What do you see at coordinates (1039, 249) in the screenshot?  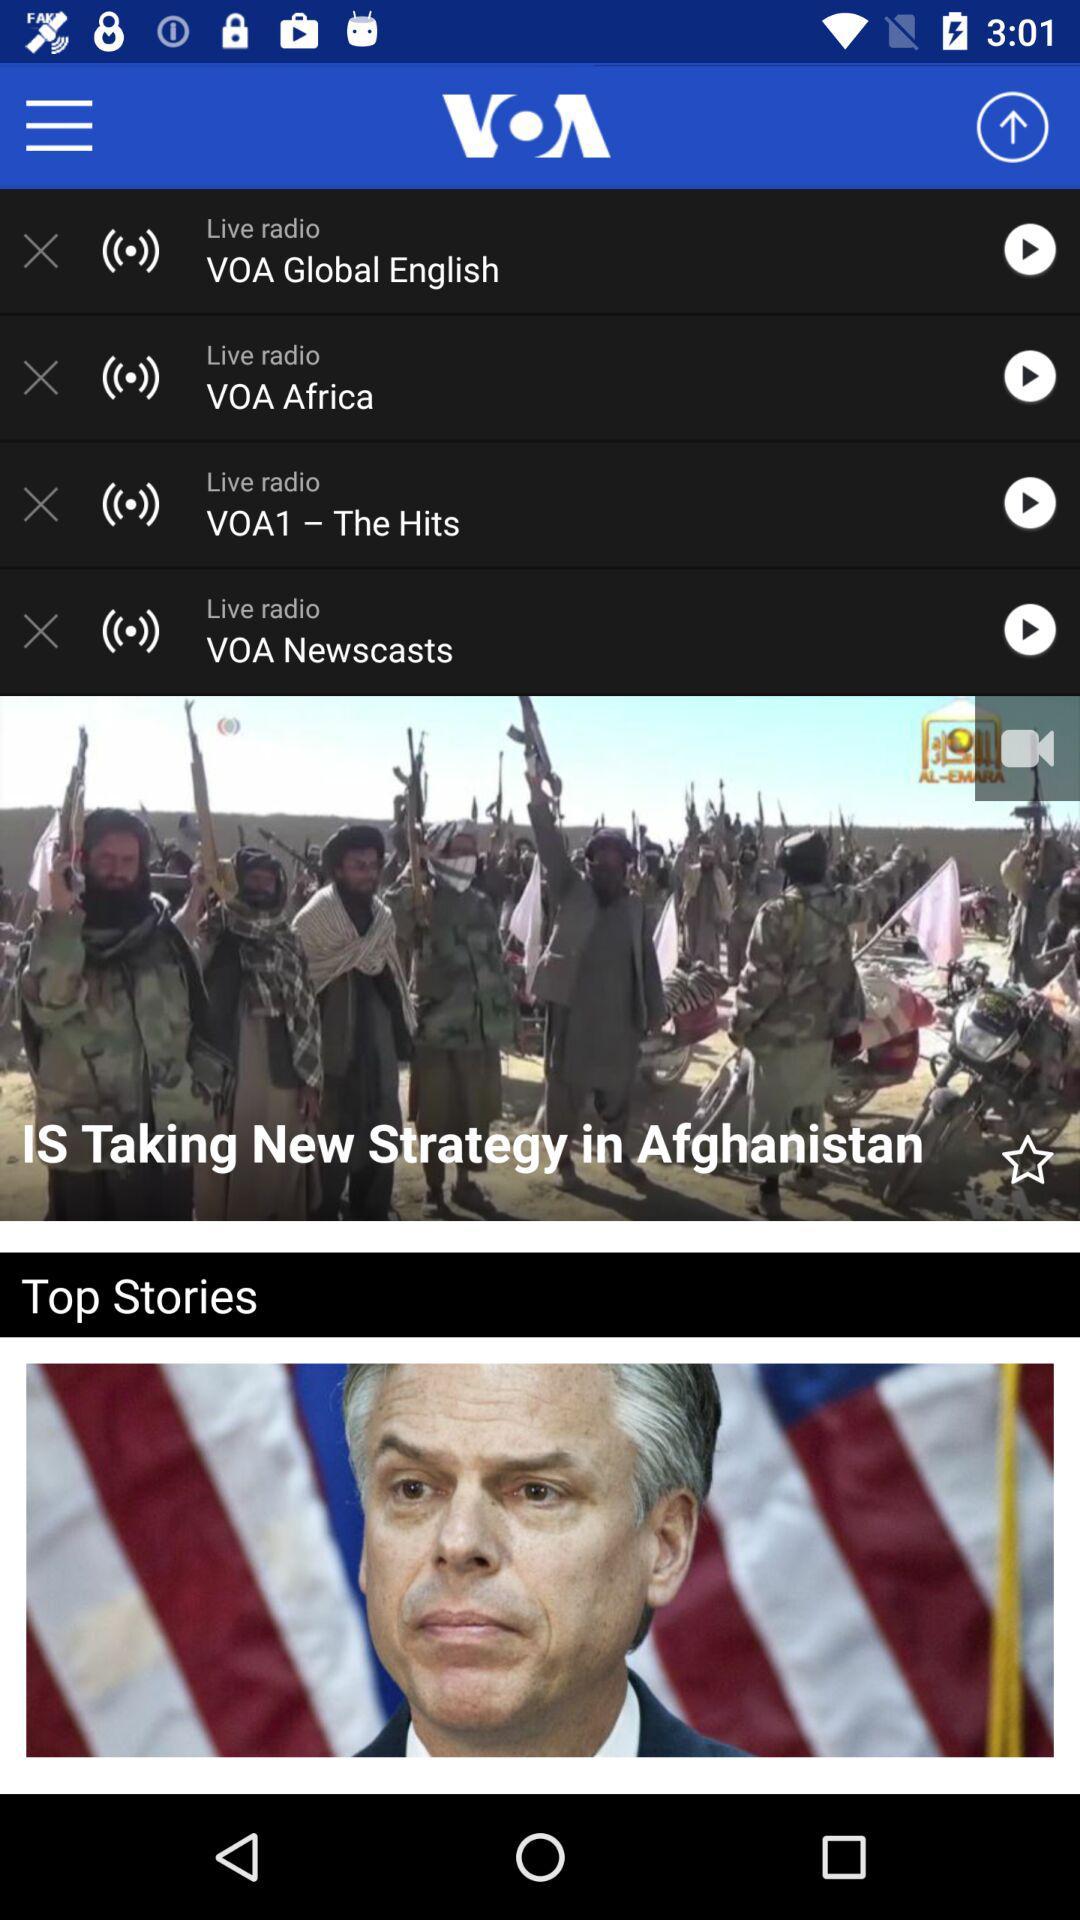 I see `audio` at bounding box center [1039, 249].